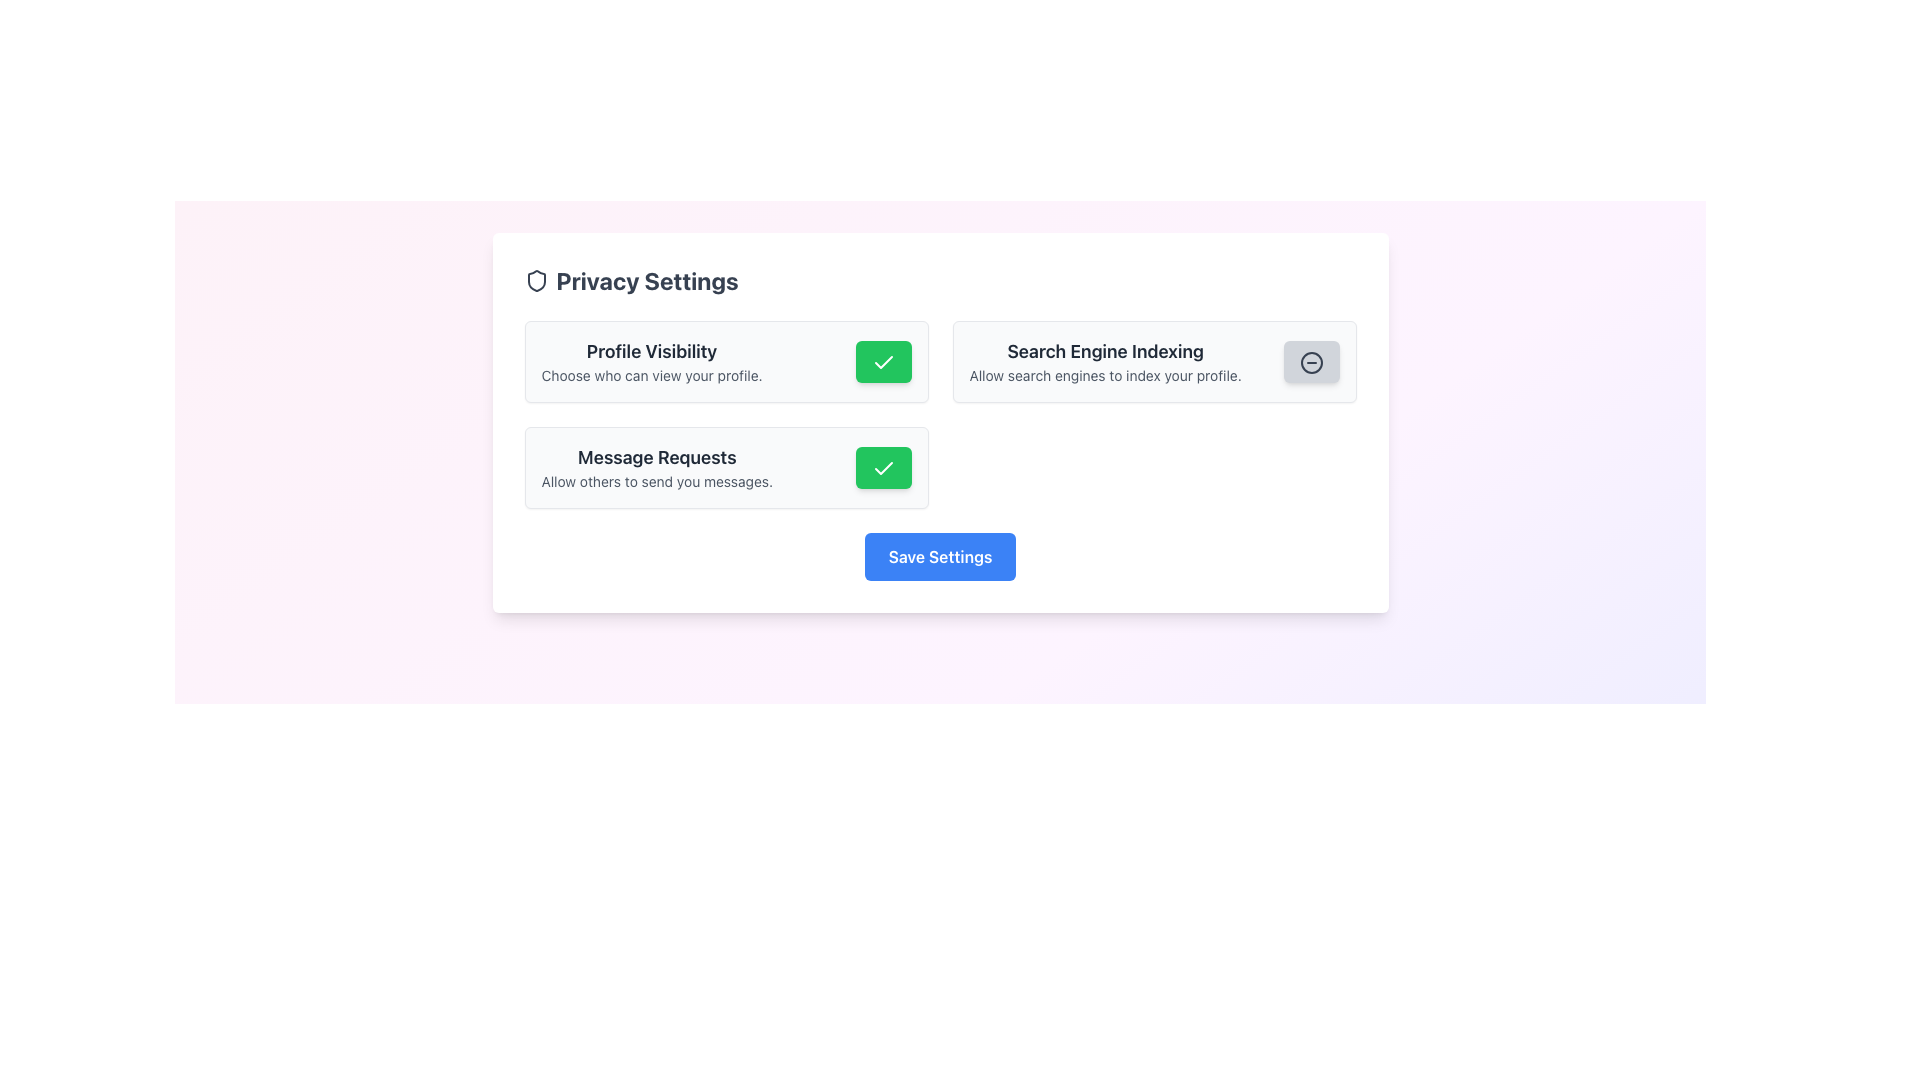  I want to click on the descriptive text label located underneath 'Message Requests' in the privacy settings options, so click(657, 482).